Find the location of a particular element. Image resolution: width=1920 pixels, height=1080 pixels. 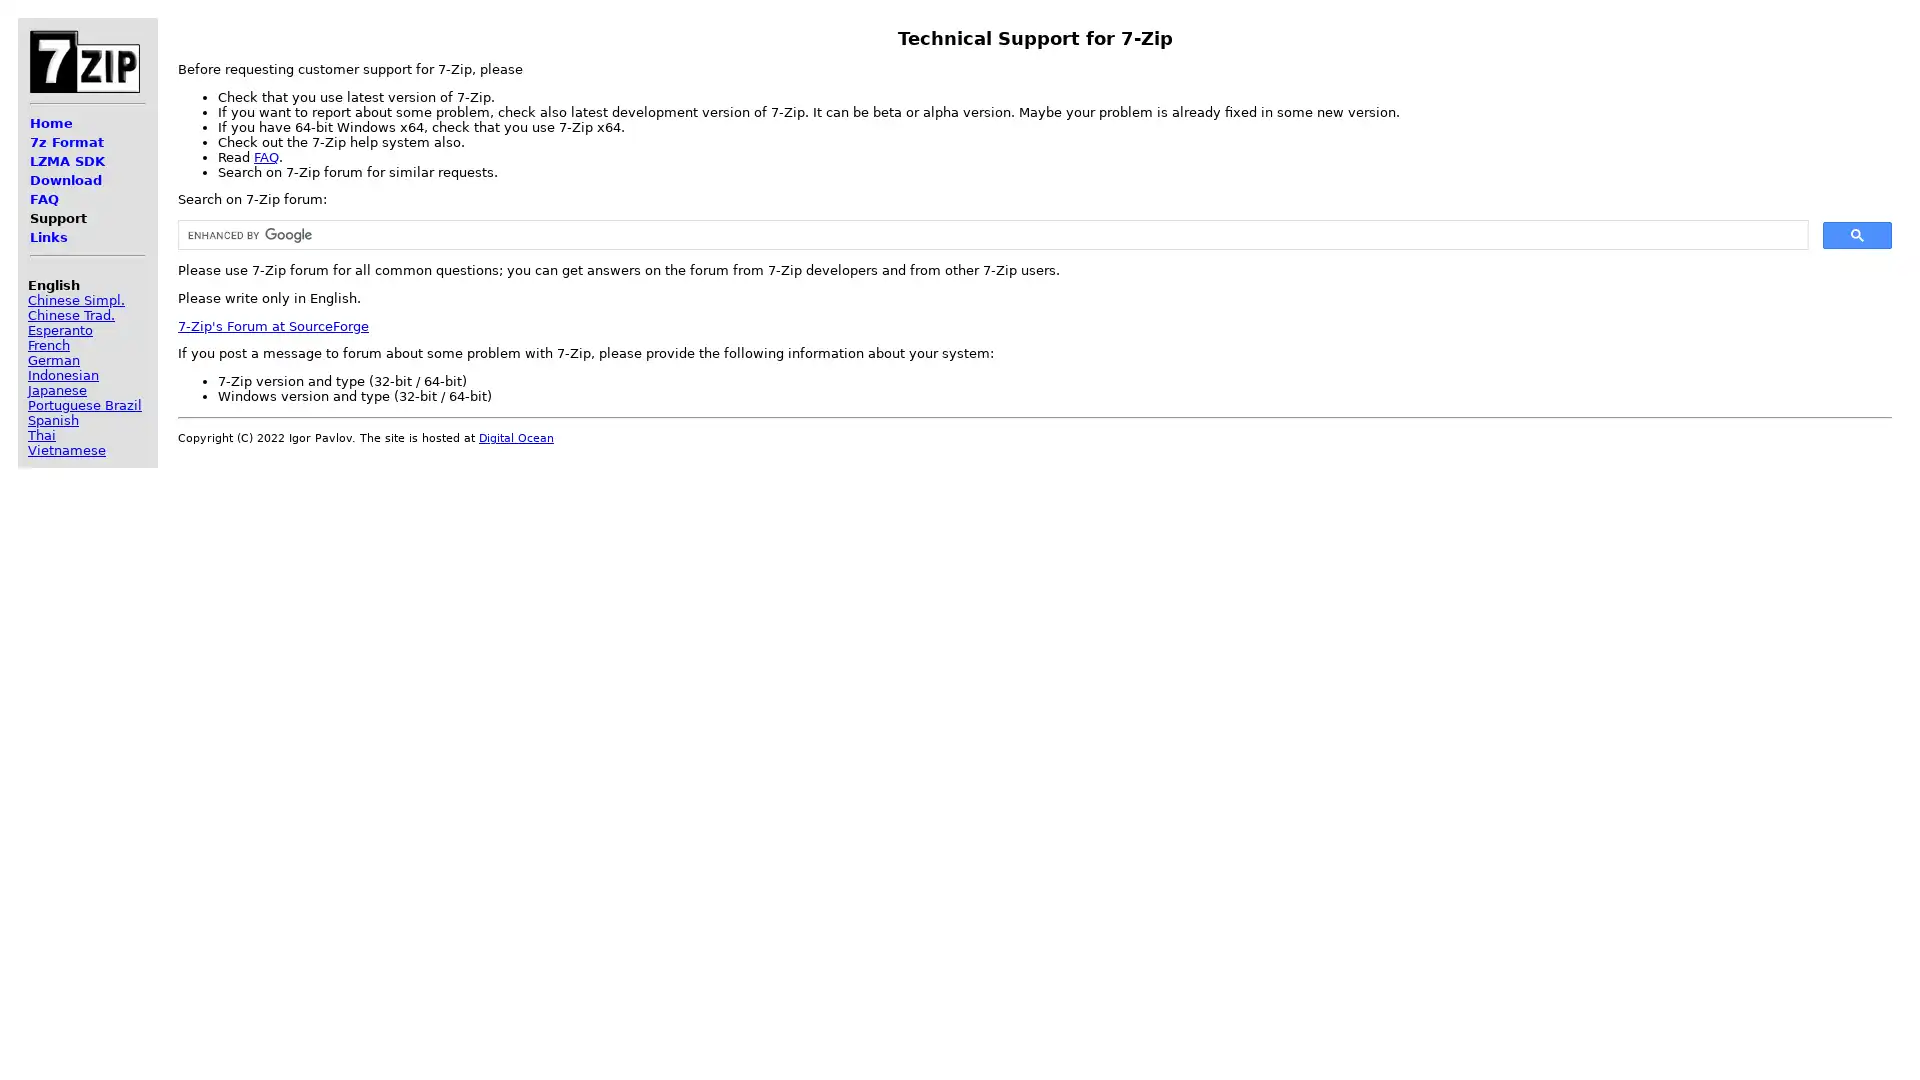

search is located at coordinates (1856, 233).